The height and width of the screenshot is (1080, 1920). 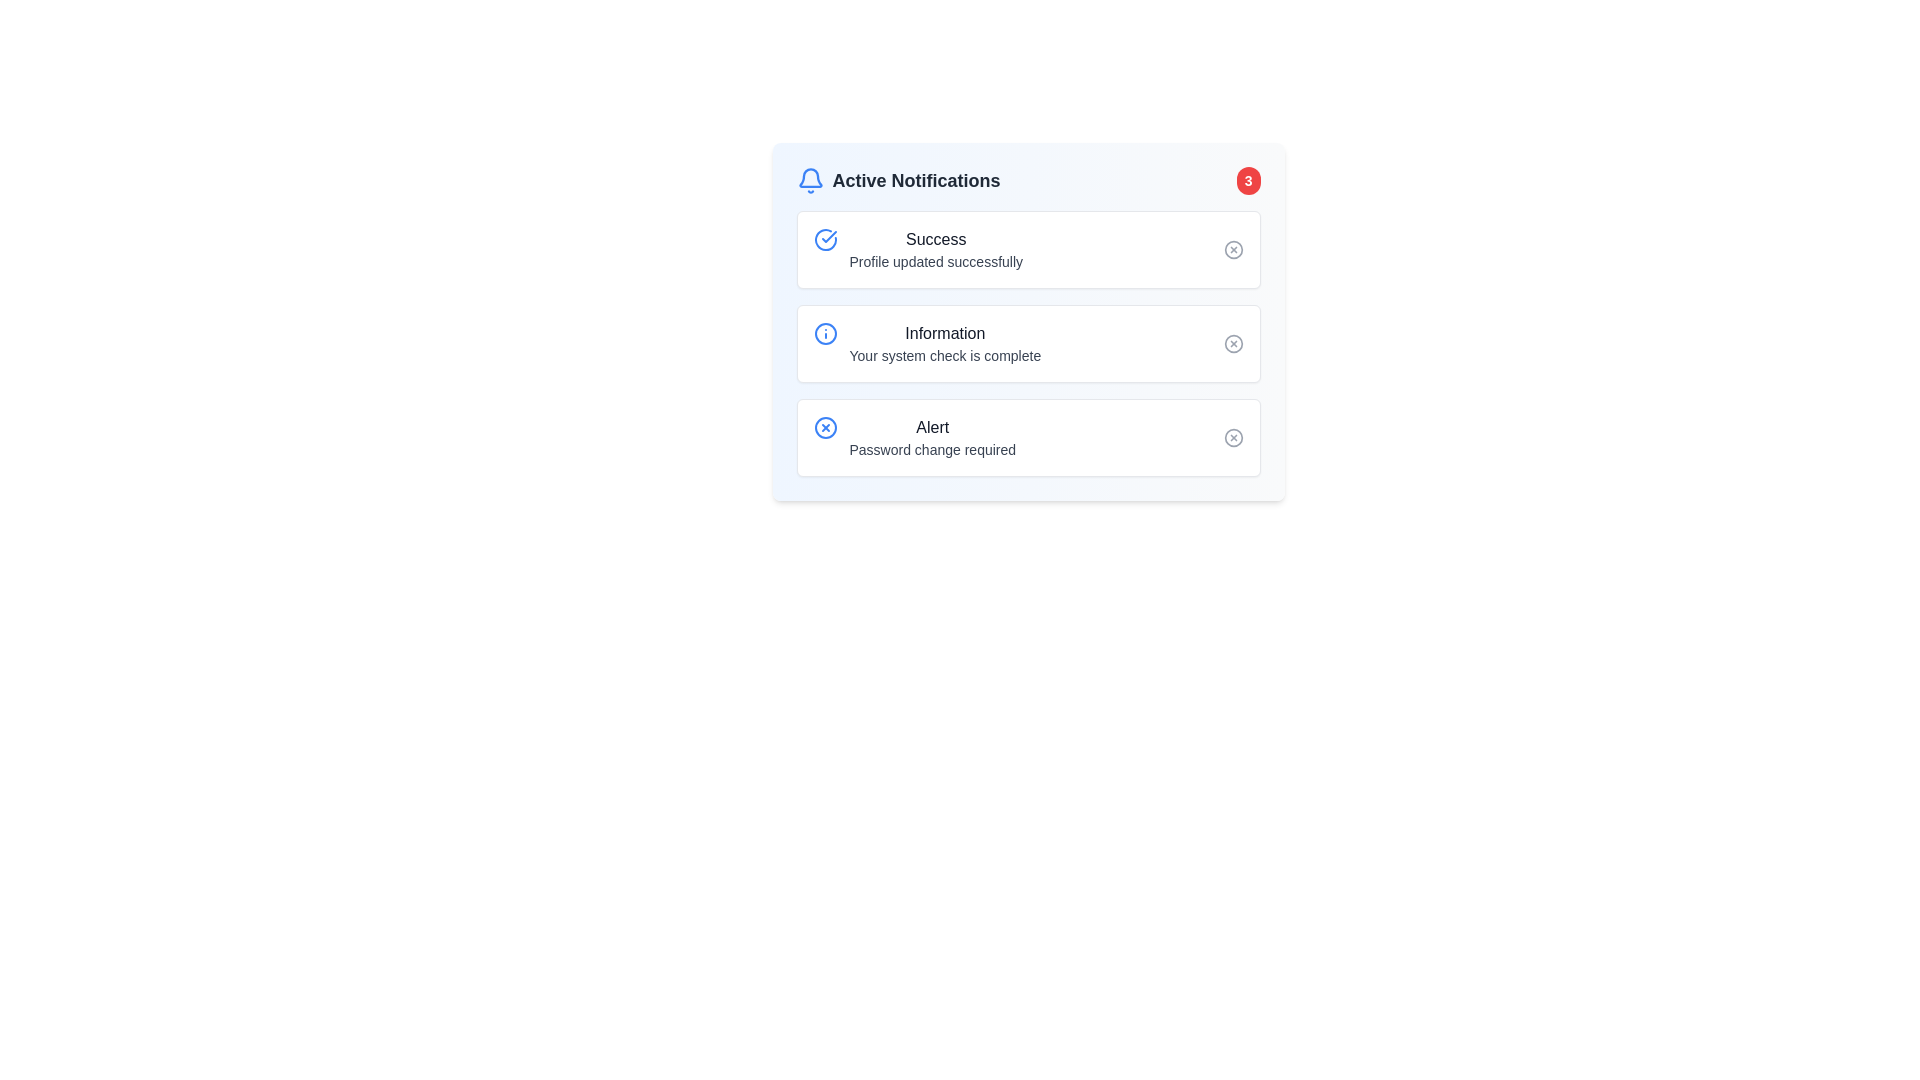 I want to click on the header text with an icon indicating the active notifications section, so click(x=897, y=181).